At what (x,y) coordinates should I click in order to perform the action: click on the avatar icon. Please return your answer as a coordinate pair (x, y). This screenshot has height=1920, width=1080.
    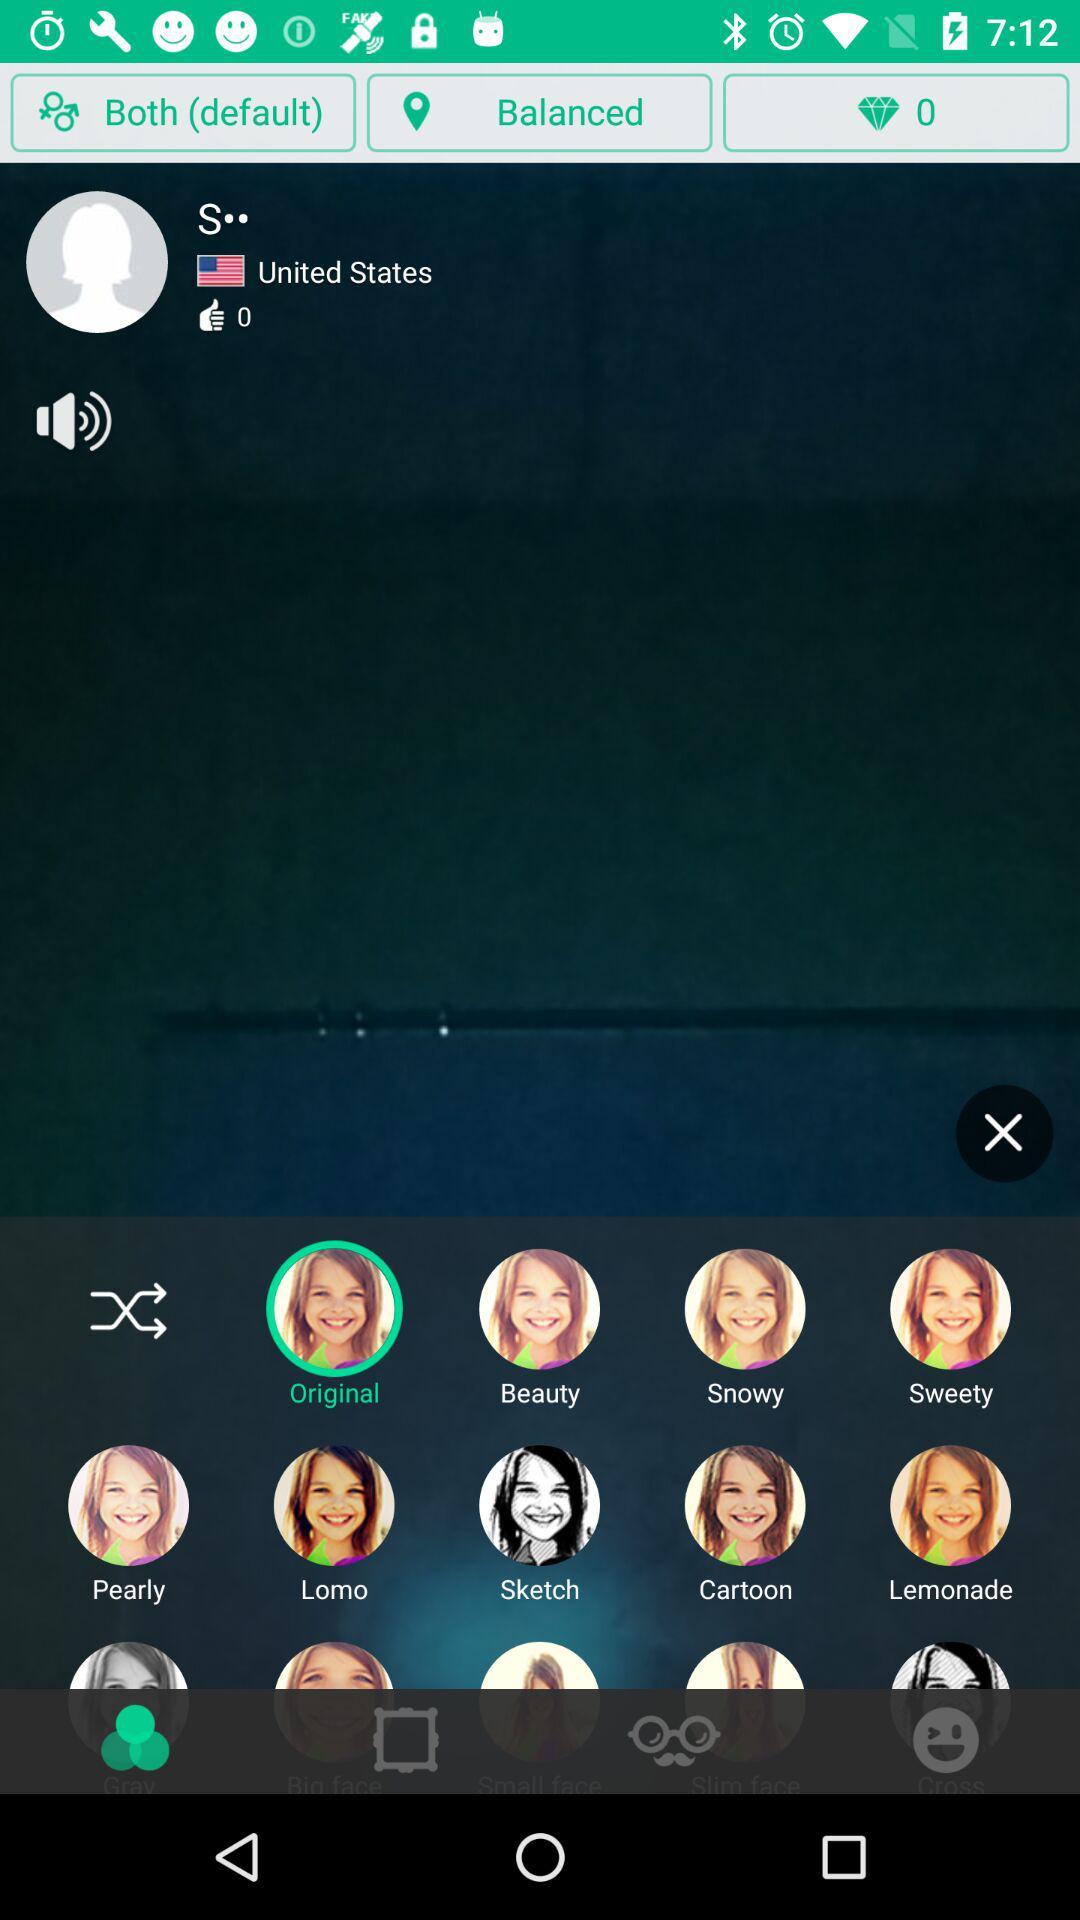
    Looking at the image, I should click on (97, 261).